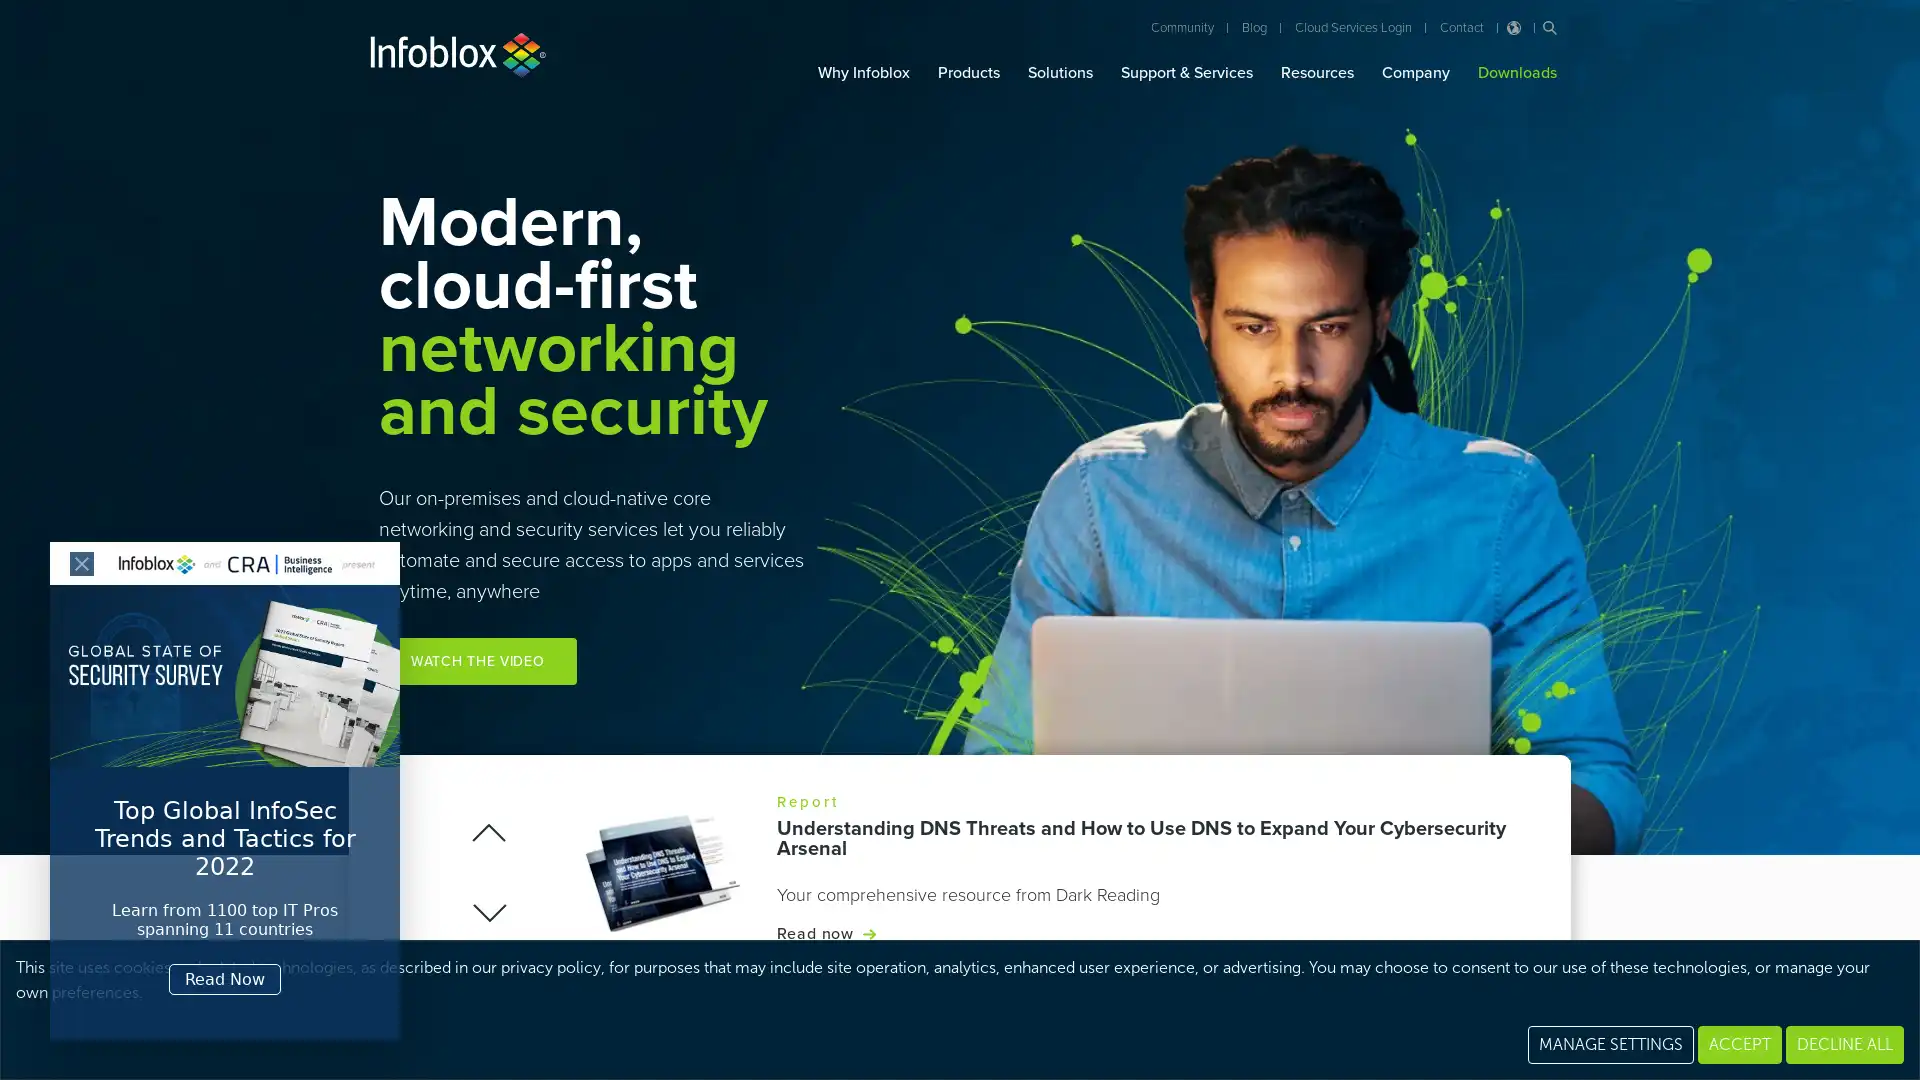  What do you see at coordinates (1738, 1043) in the screenshot?
I see `ACCEPT` at bounding box center [1738, 1043].